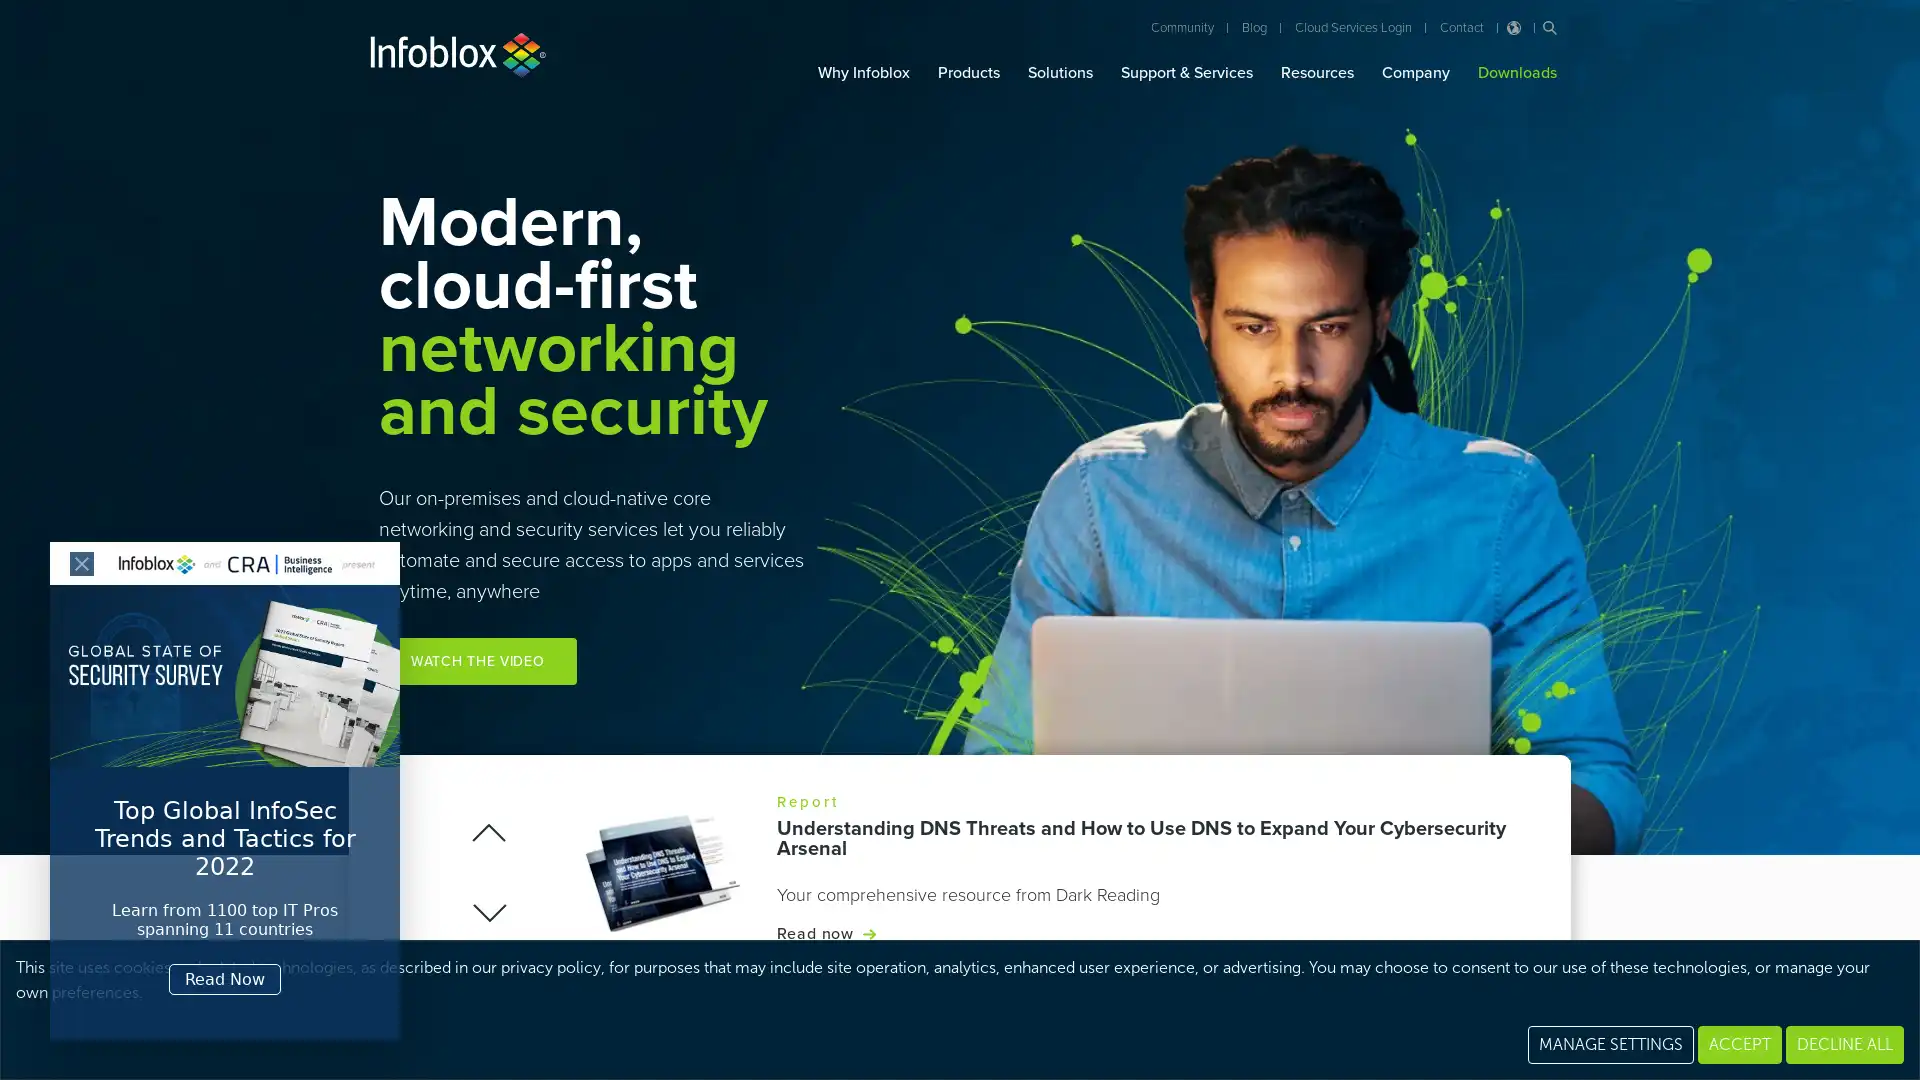  What do you see at coordinates (1738, 1043) in the screenshot?
I see `ACCEPT` at bounding box center [1738, 1043].